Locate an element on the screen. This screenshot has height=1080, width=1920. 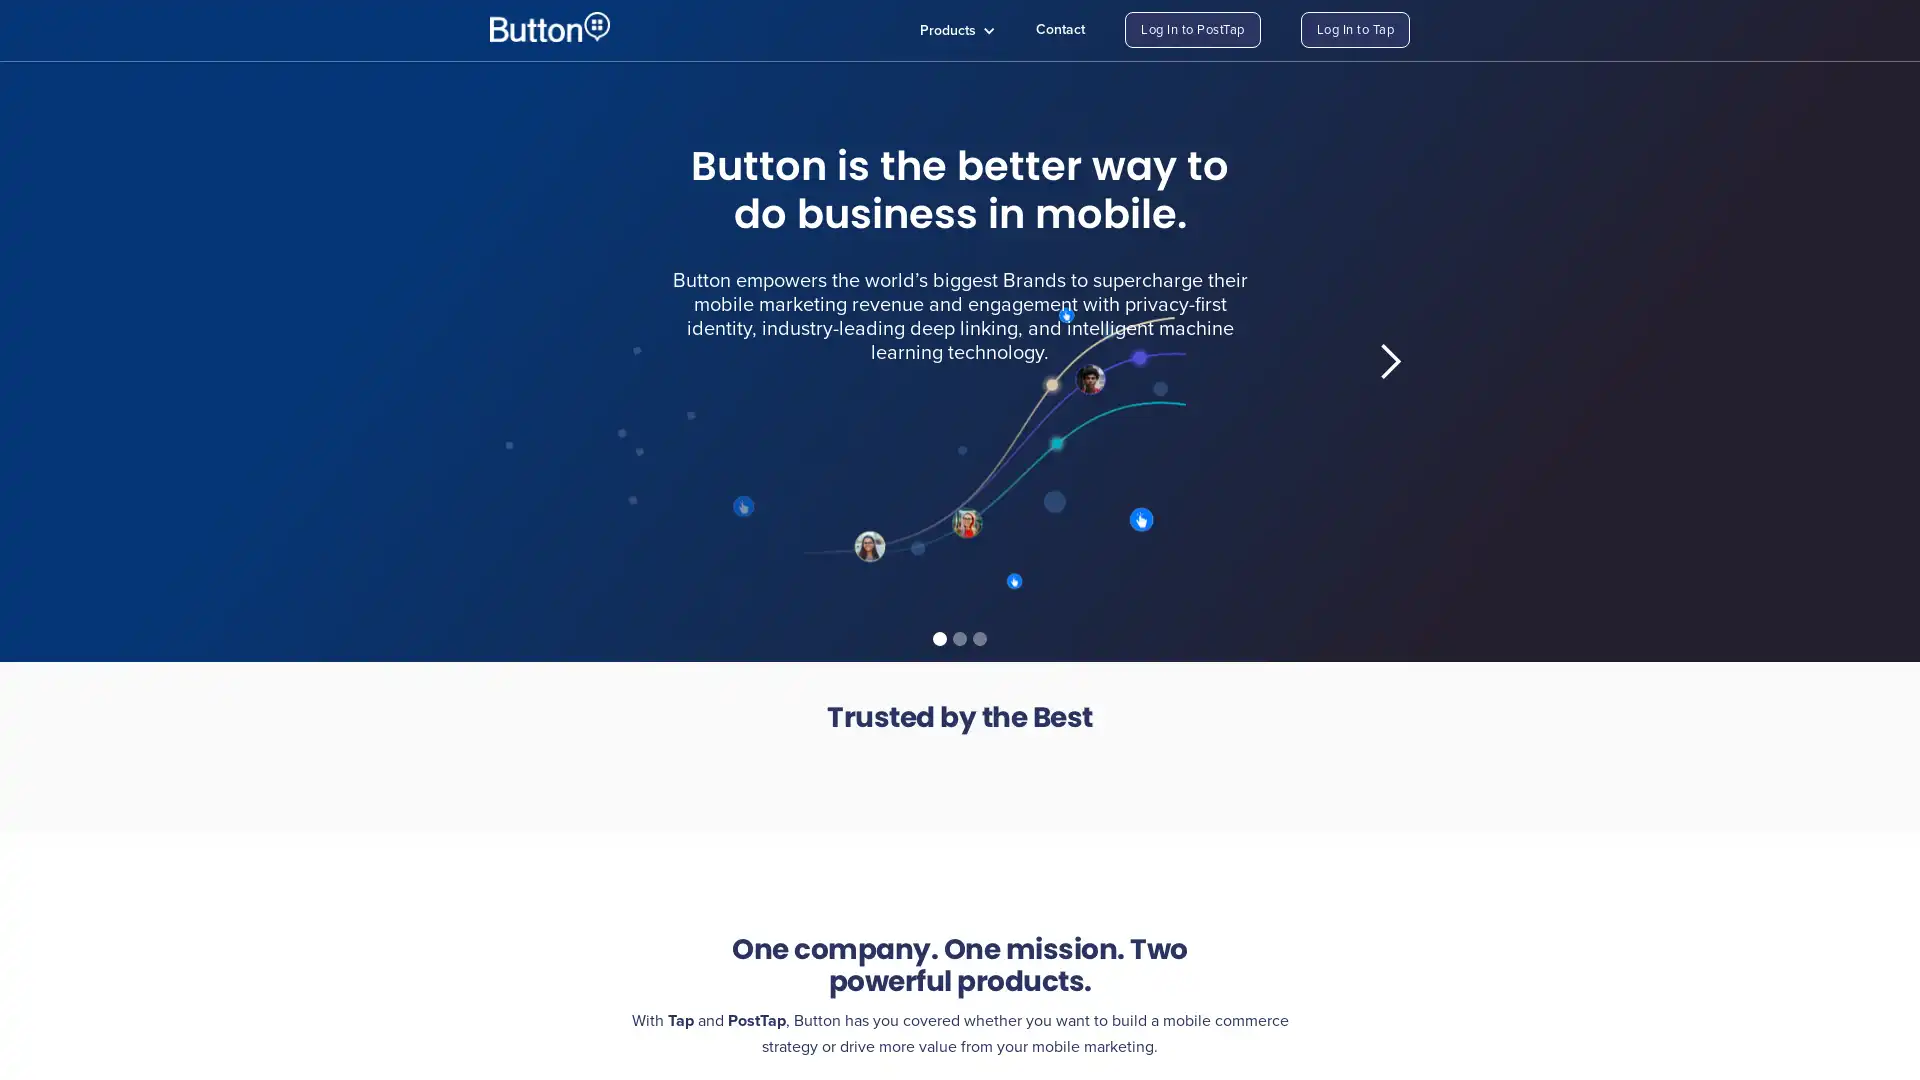
Show slide 3 of 3 is located at coordinates (979, 639).